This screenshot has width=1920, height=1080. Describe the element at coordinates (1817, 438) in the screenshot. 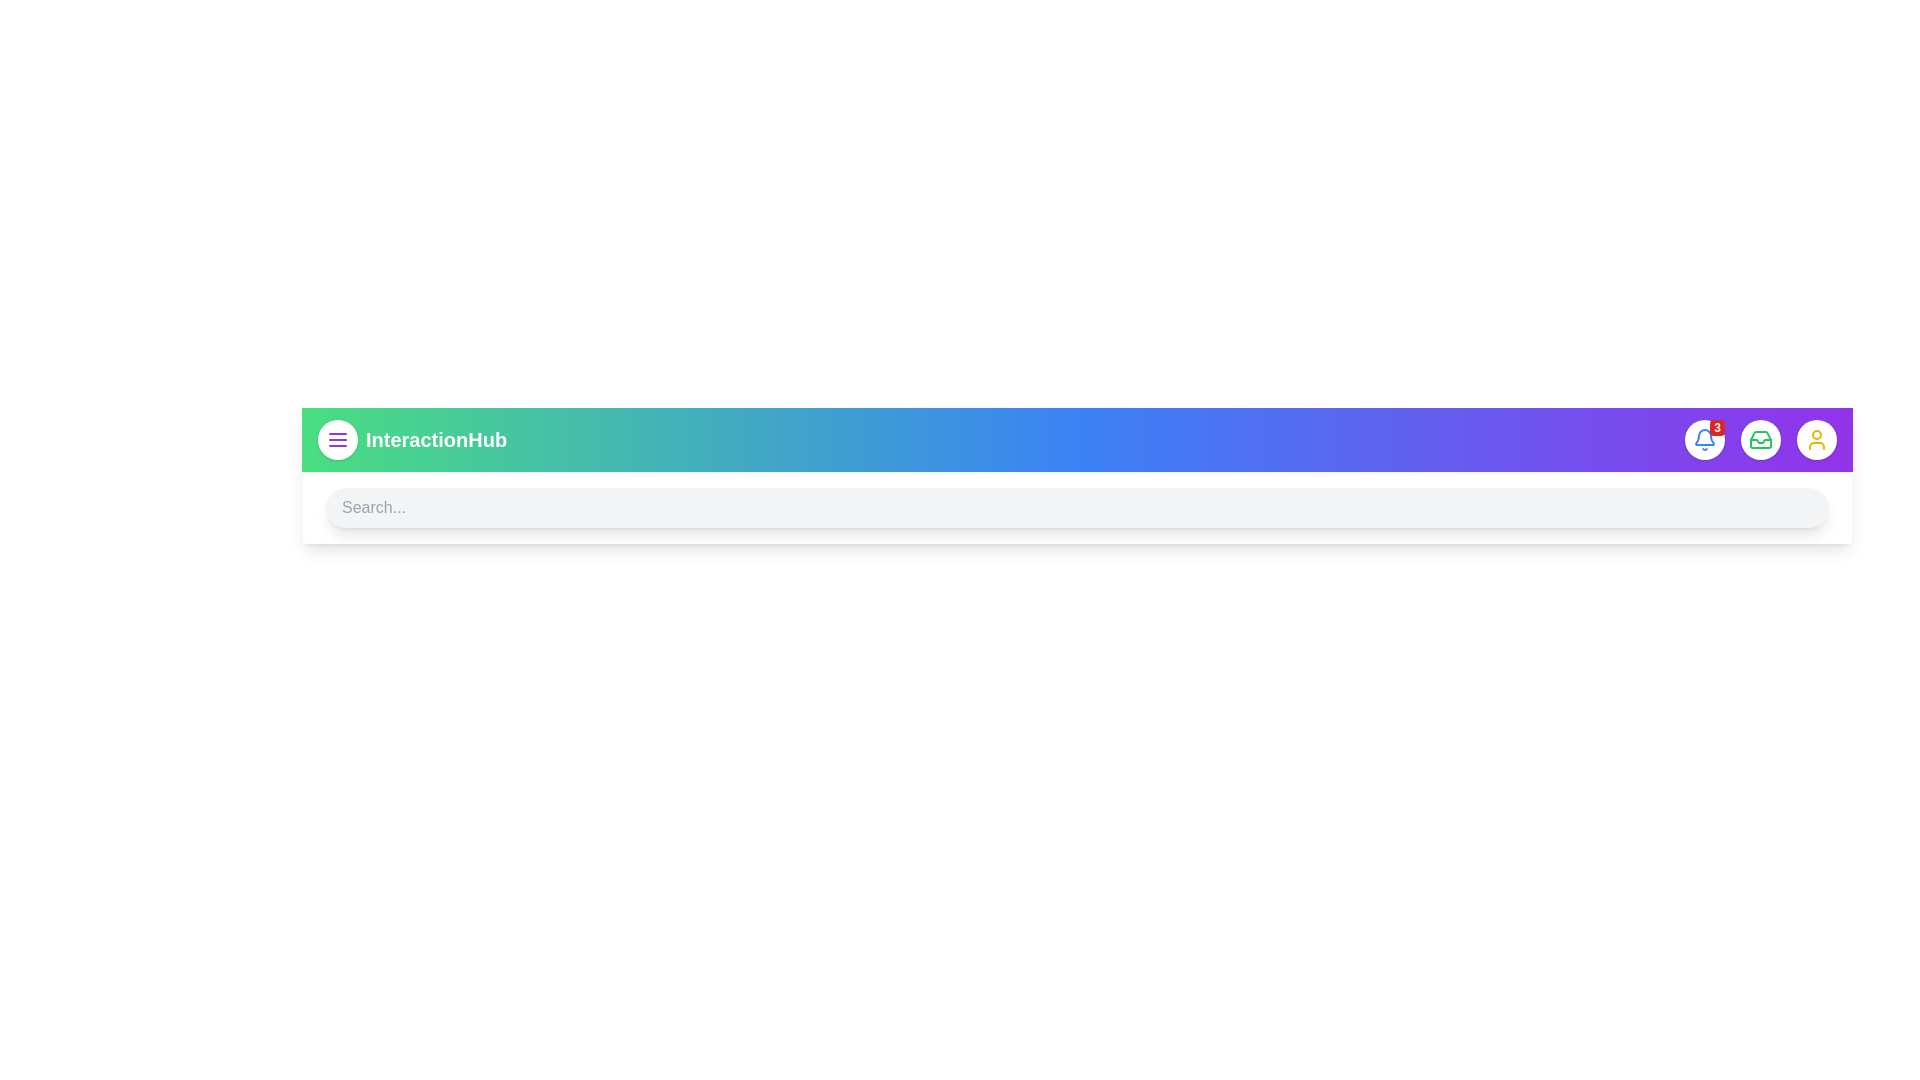

I see `the user_profile icon to view its tooltip or visual change` at that location.